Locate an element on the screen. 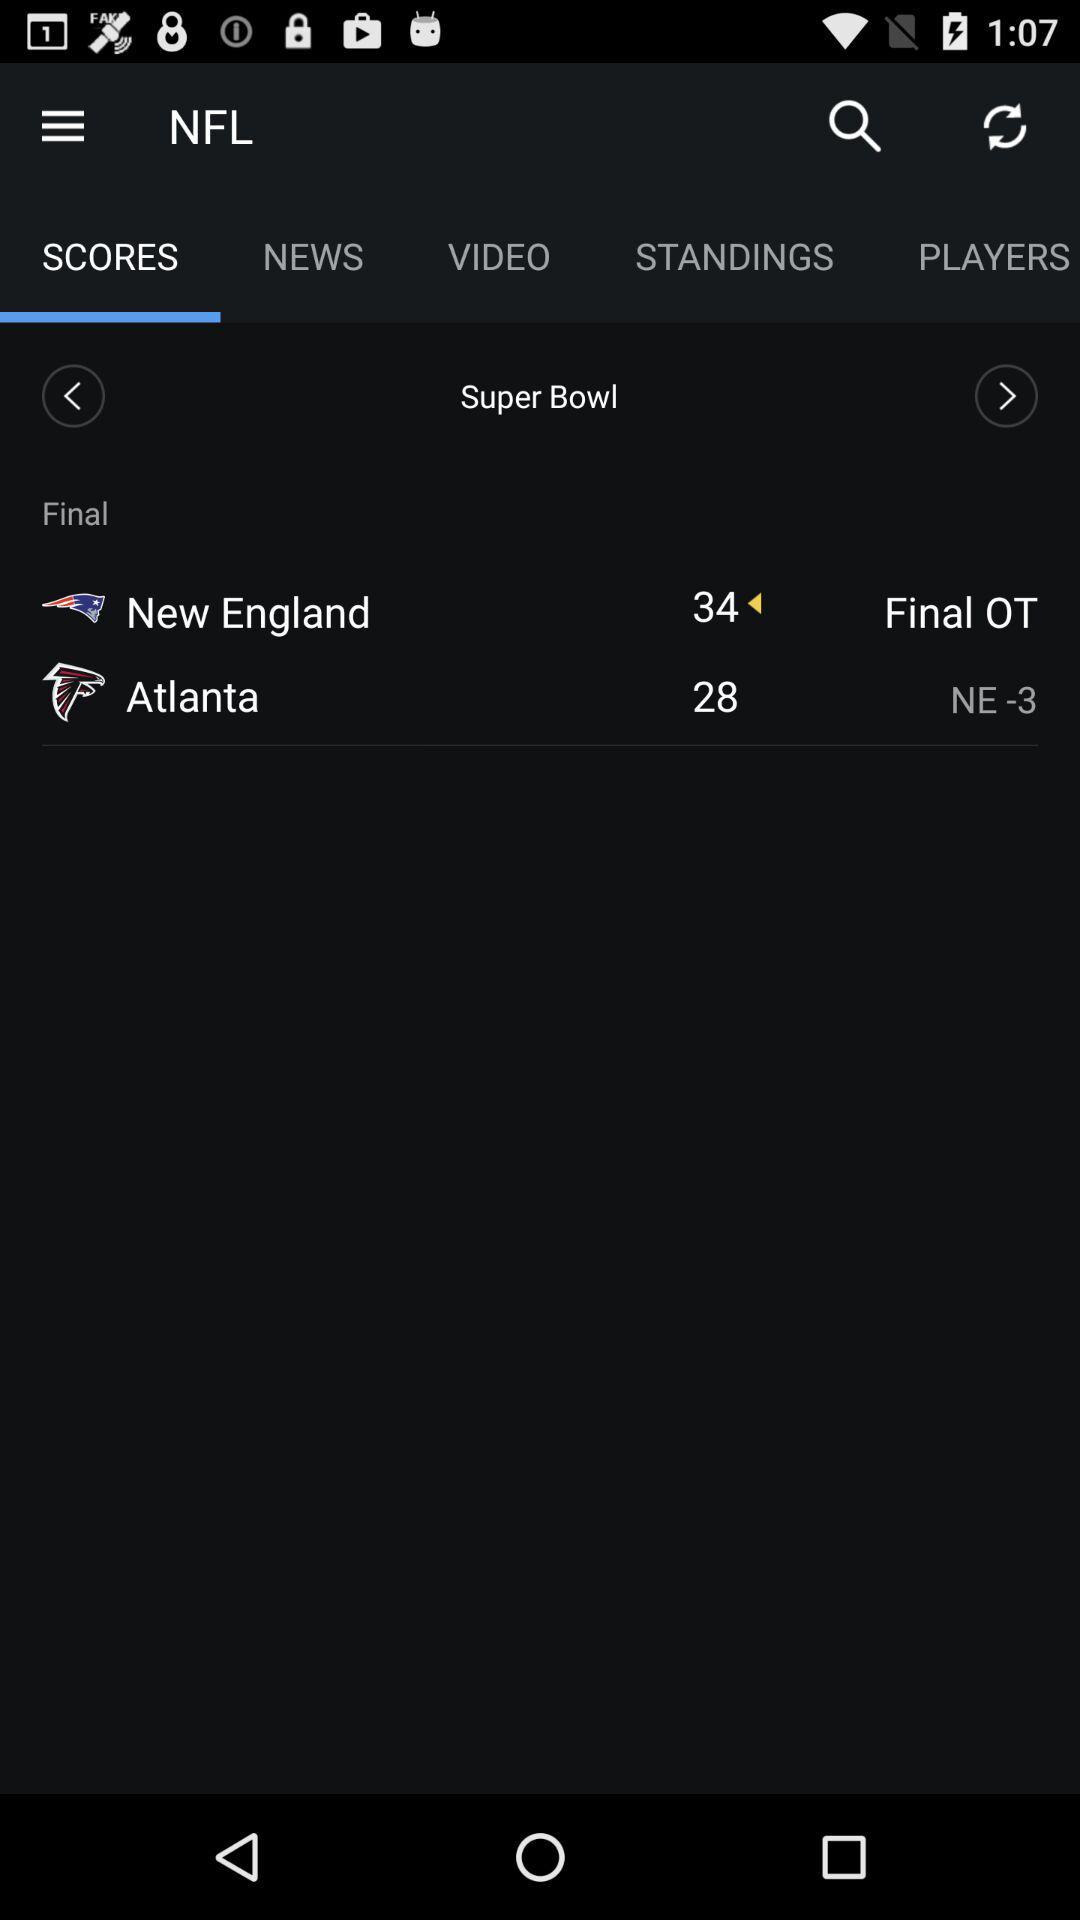 The width and height of the screenshot is (1080, 1920). icon to the left of 28 icon is located at coordinates (192, 695).